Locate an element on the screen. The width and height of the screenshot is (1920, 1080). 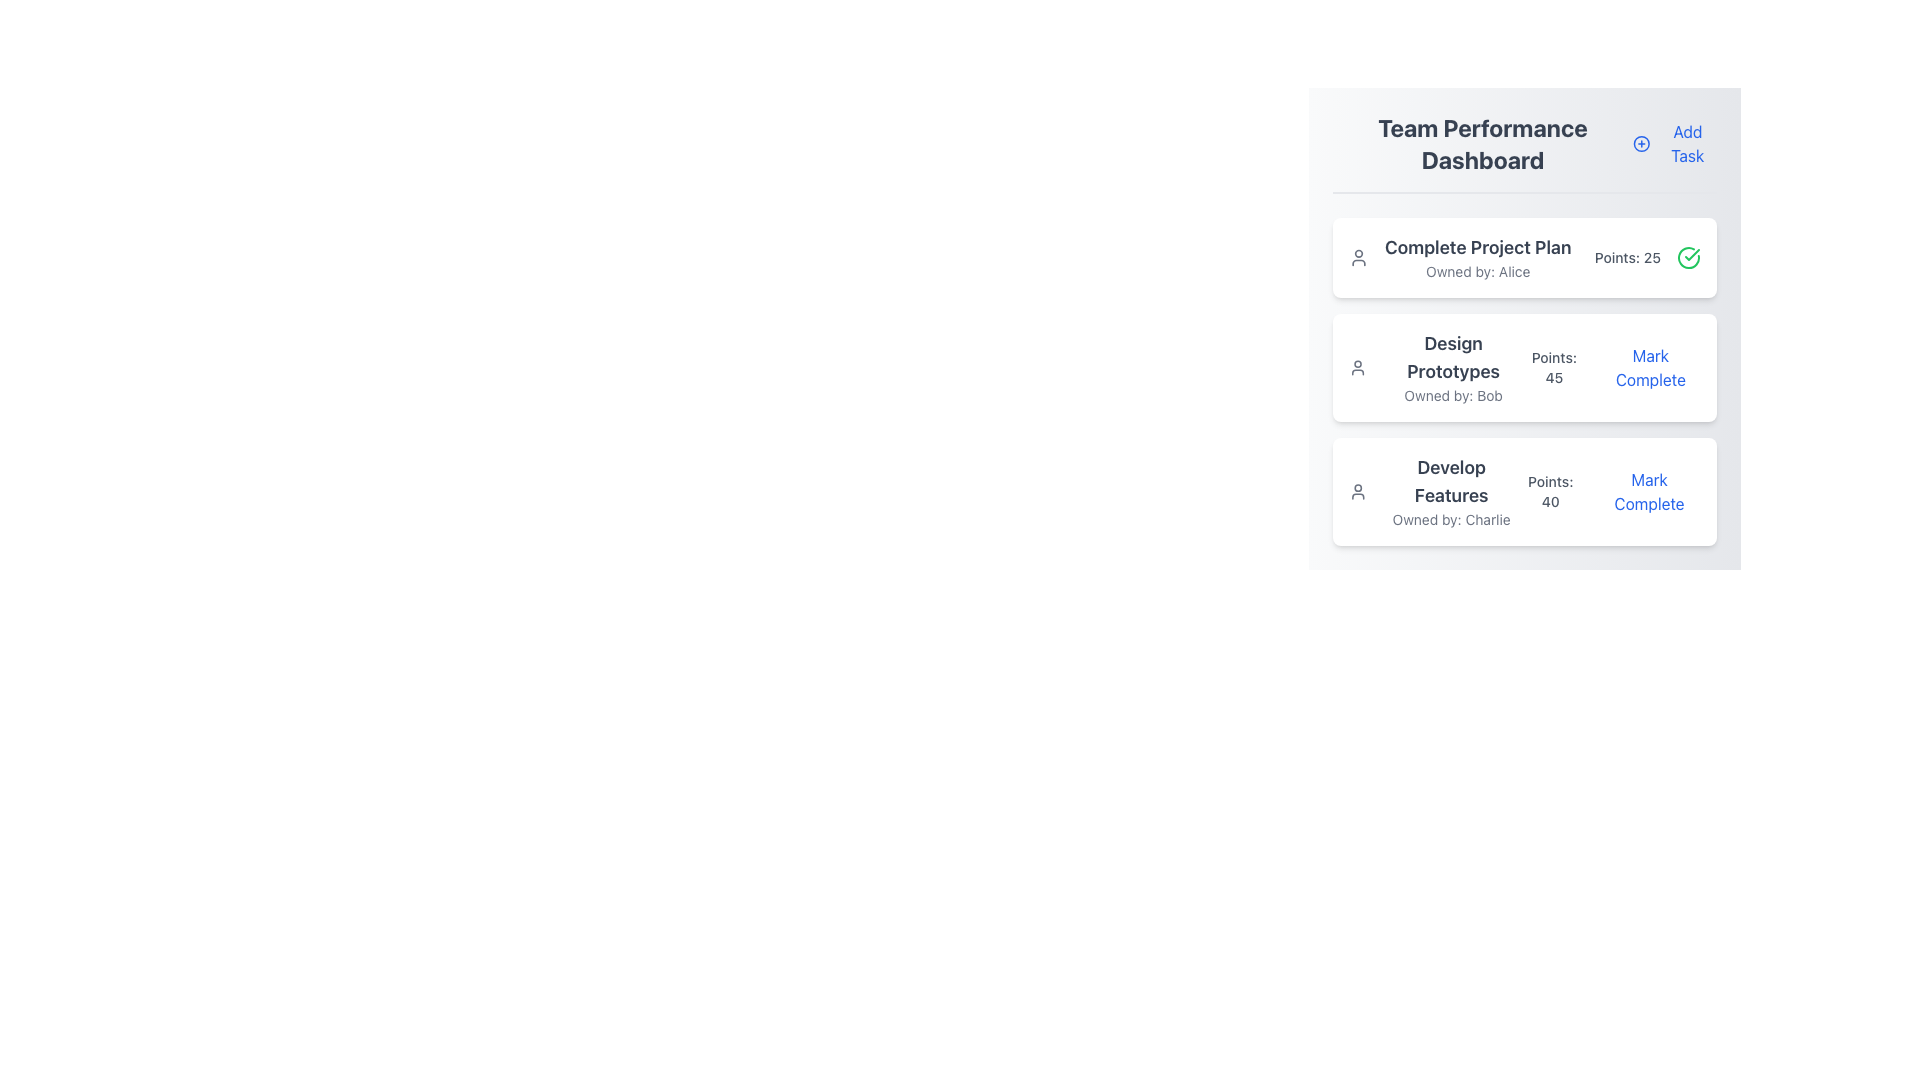
the circular outline element in the SVG icon located near the 'Add Task' link on the dashboard is located at coordinates (1641, 142).